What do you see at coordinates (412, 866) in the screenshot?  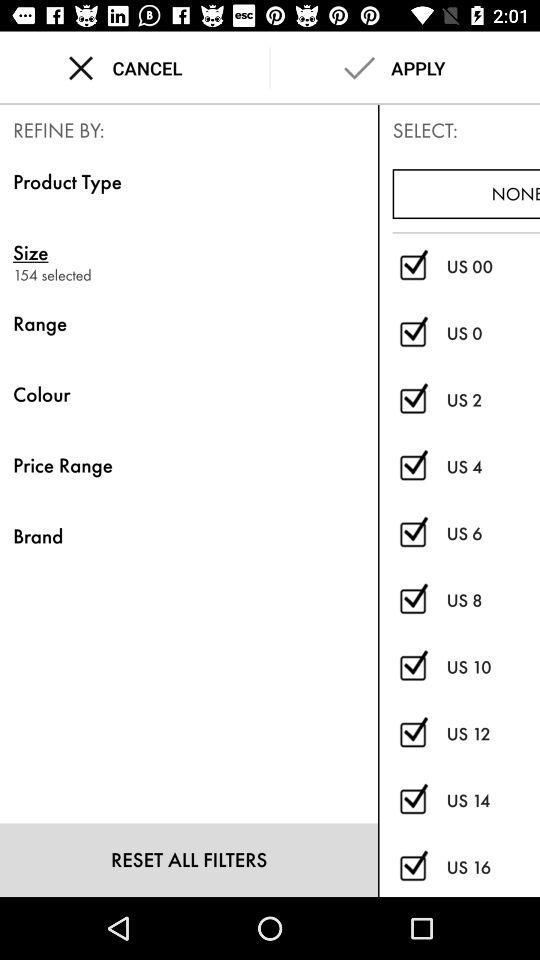 I see `select/deselect size us 16` at bounding box center [412, 866].